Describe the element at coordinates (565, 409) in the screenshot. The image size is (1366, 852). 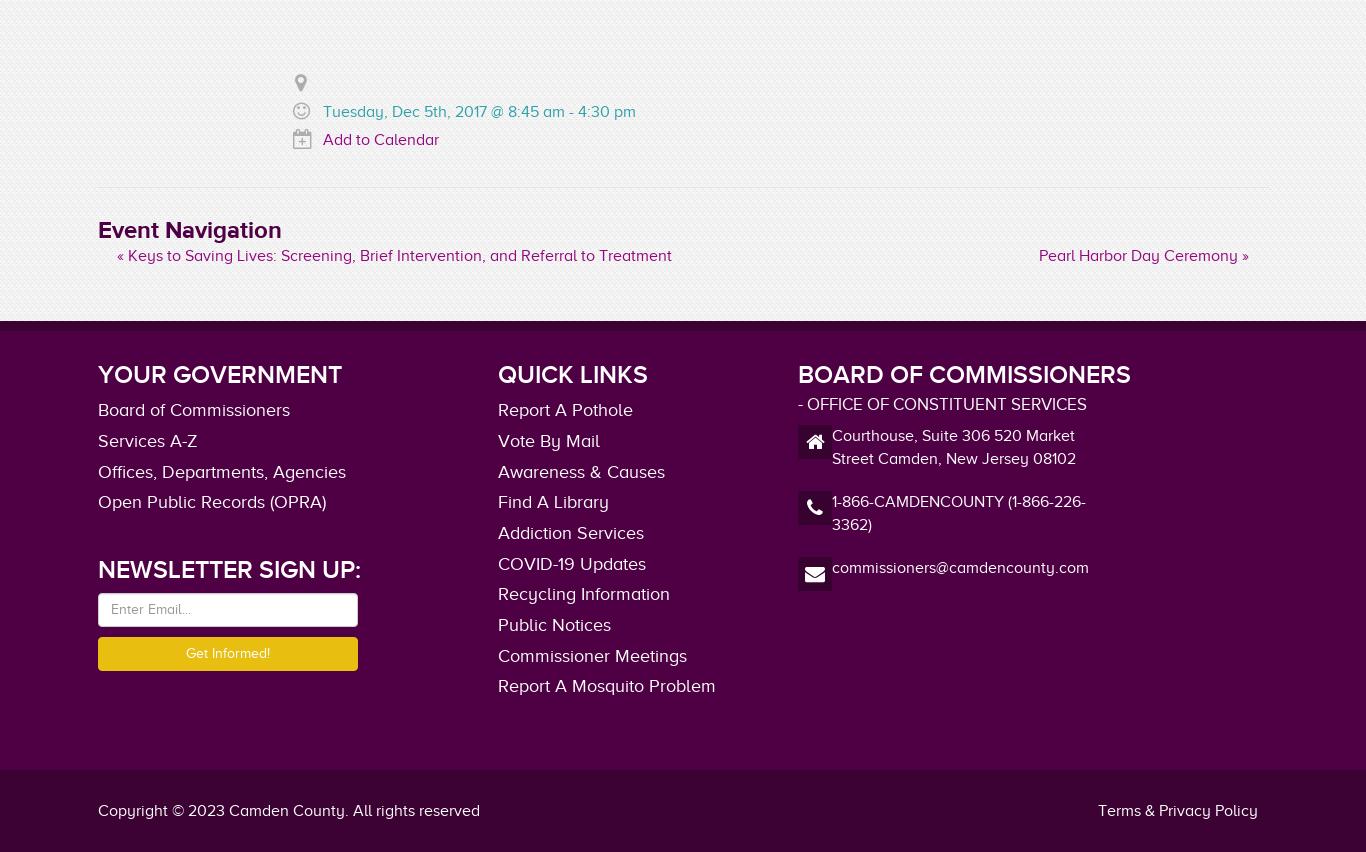
I see `'Report A Pothole'` at that location.